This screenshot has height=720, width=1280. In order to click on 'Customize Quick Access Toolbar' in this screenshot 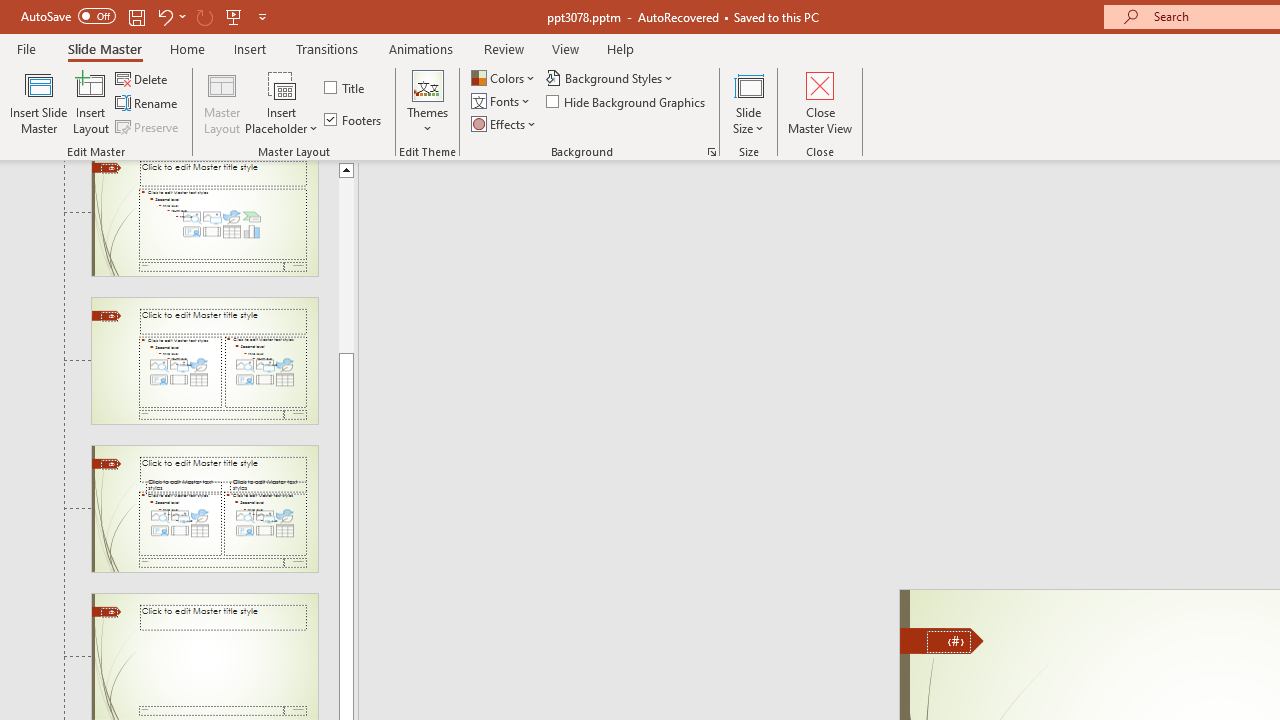, I will do `click(262, 16)`.